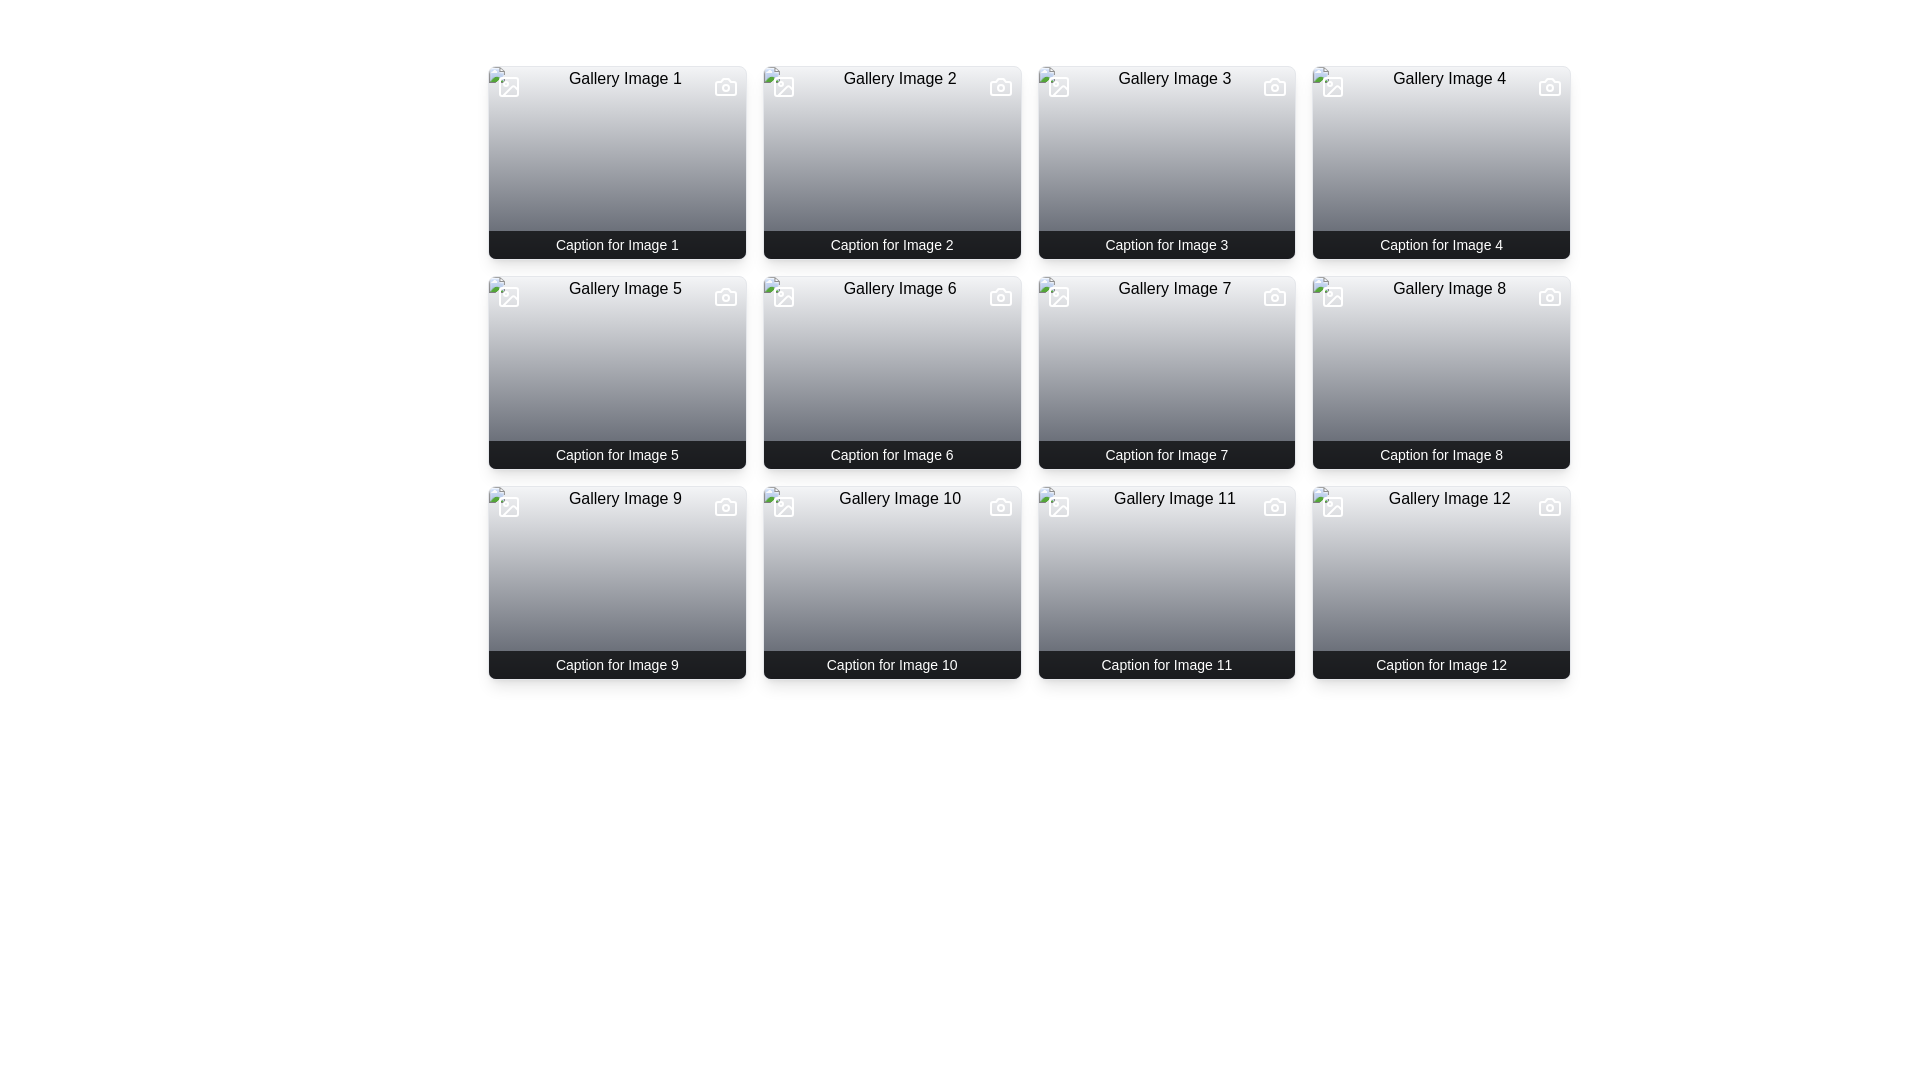 This screenshot has height=1080, width=1920. Describe the element at coordinates (1000, 297) in the screenshot. I see `the camera icon represented as a white SVG graphic located at the top-right corner of the sixth gallery card in the second row` at that location.